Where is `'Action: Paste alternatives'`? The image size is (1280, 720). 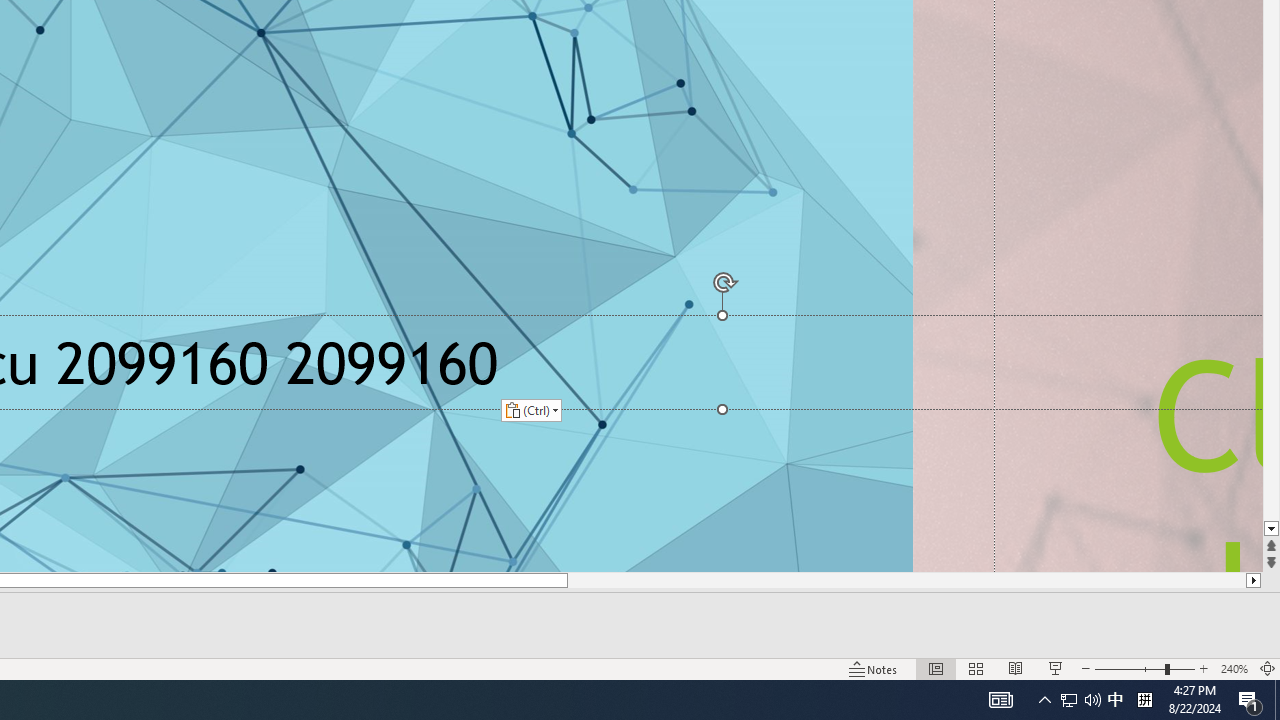
'Action: Paste alternatives' is located at coordinates (531, 409).